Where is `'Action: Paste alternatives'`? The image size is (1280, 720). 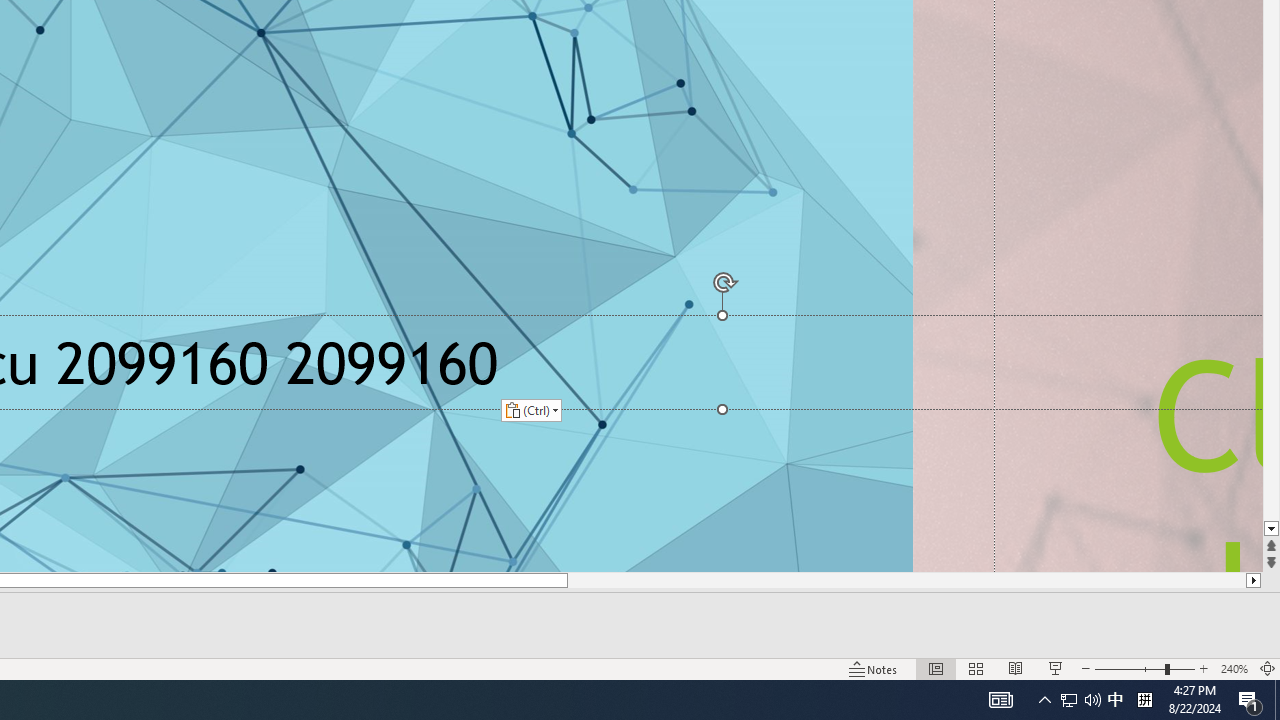
'Action: Paste alternatives' is located at coordinates (531, 409).